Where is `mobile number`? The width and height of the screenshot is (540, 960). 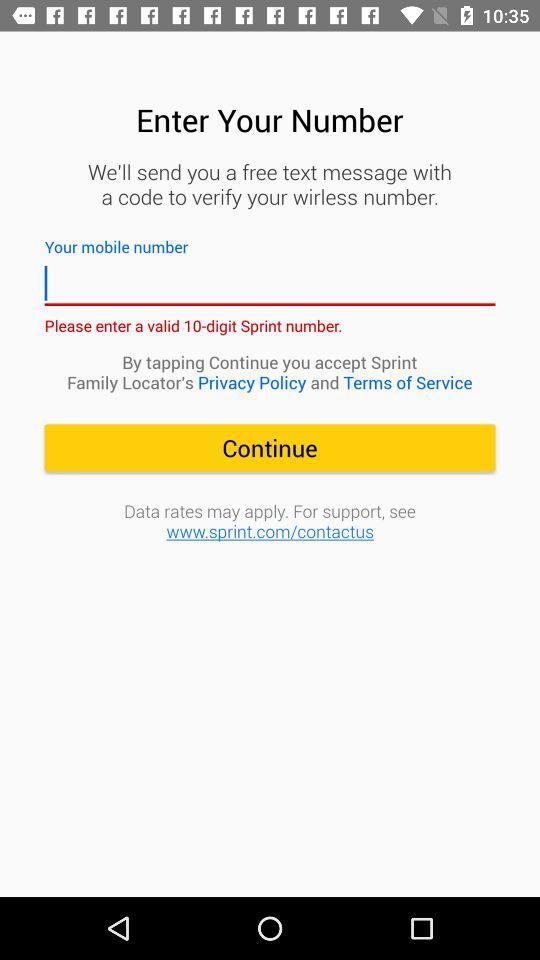 mobile number is located at coordinates (270, 282).